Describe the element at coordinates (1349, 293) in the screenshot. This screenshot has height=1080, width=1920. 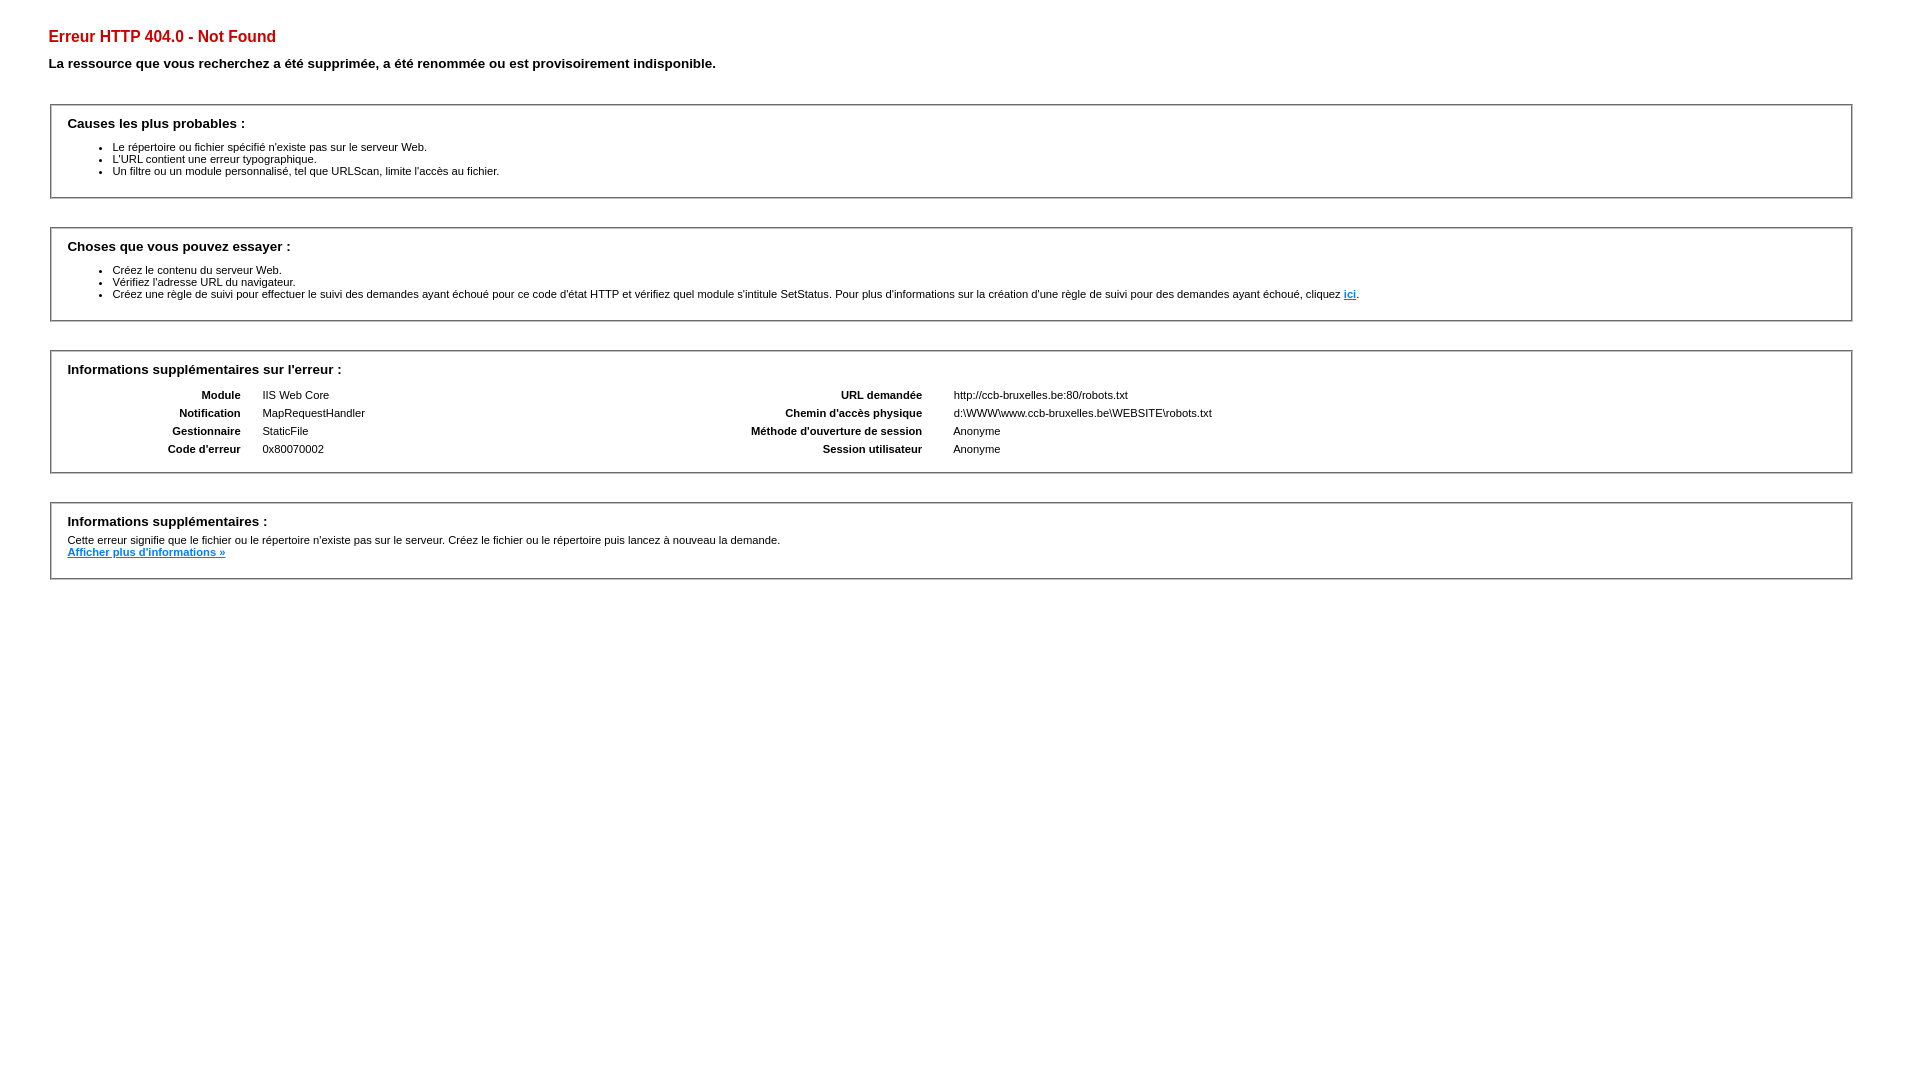
I see `'ici'` at that location.